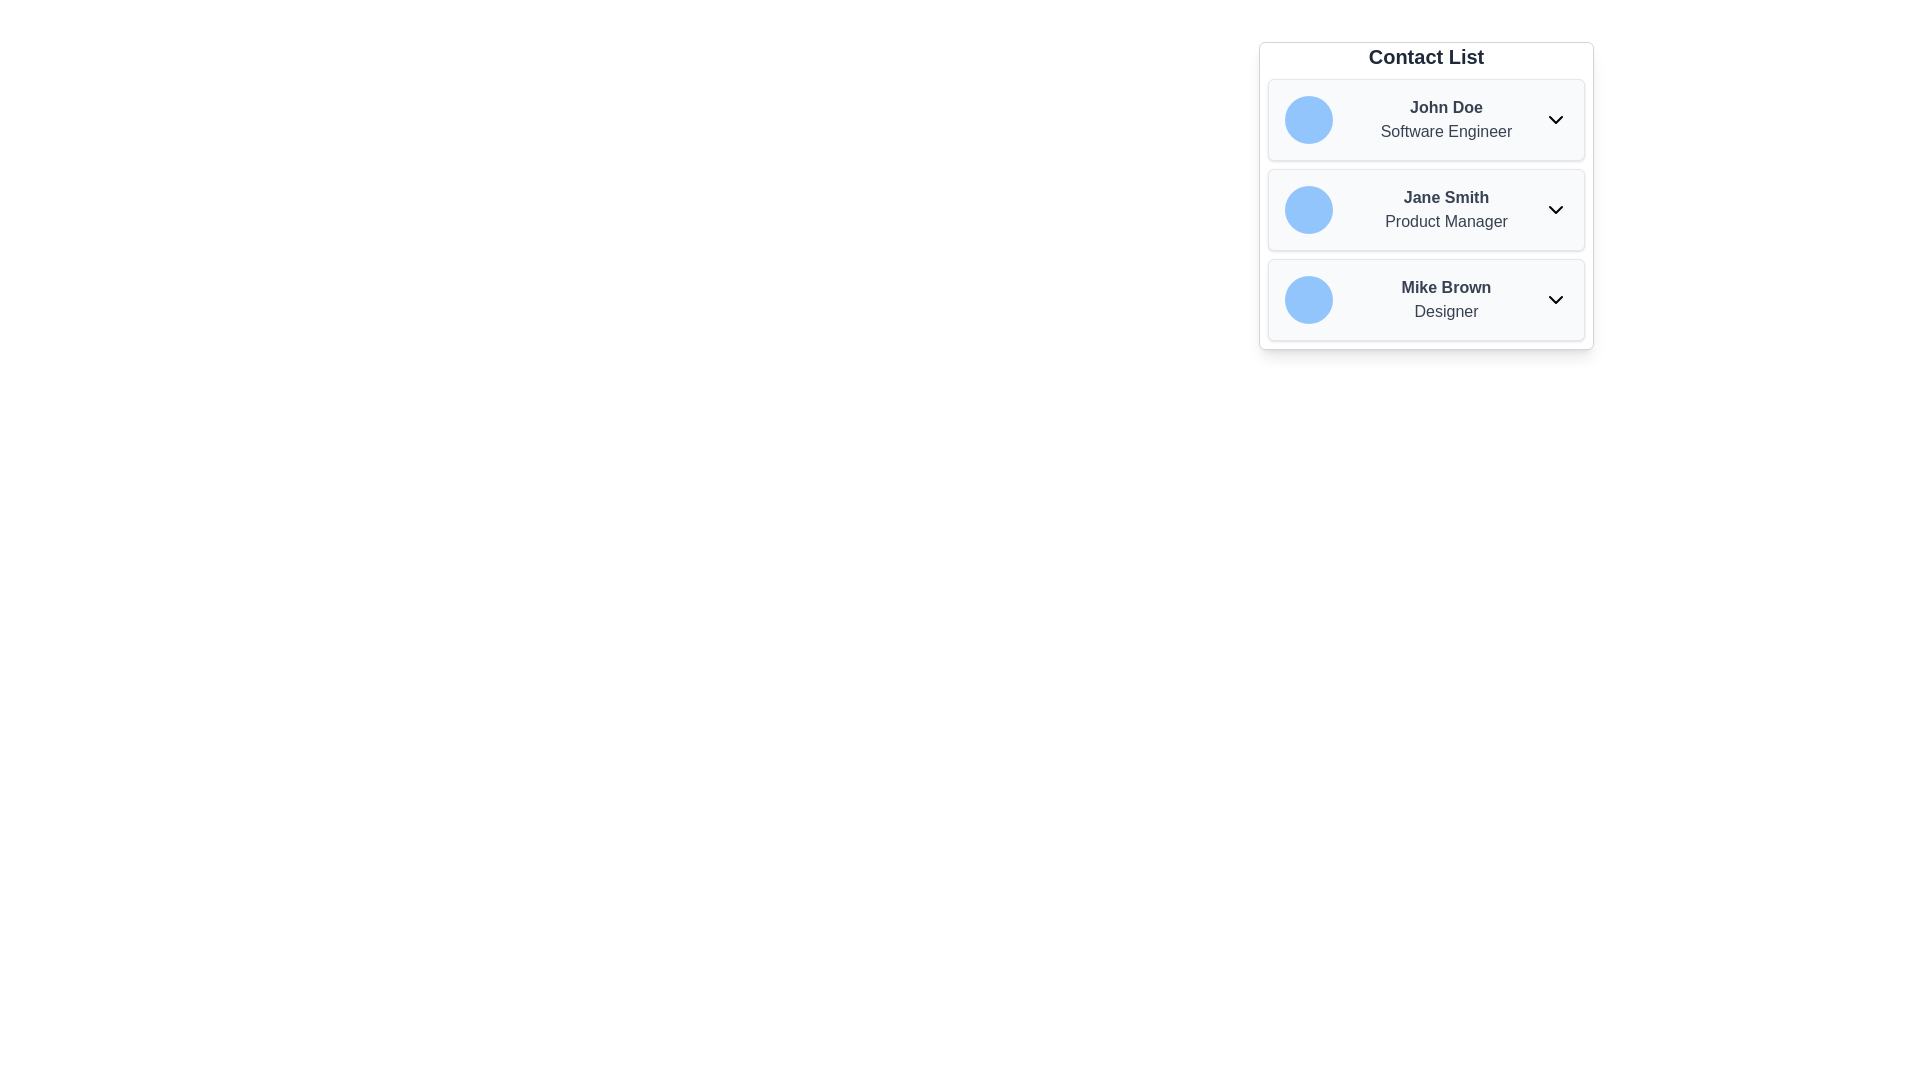 Image resolution: width=1920 pixels, height=1080 pixels. Describe the element at coordinates (1425, 56) in the screenshot. I see `the 'Contact List' text label to potentially trigger a tooltip` at that location.